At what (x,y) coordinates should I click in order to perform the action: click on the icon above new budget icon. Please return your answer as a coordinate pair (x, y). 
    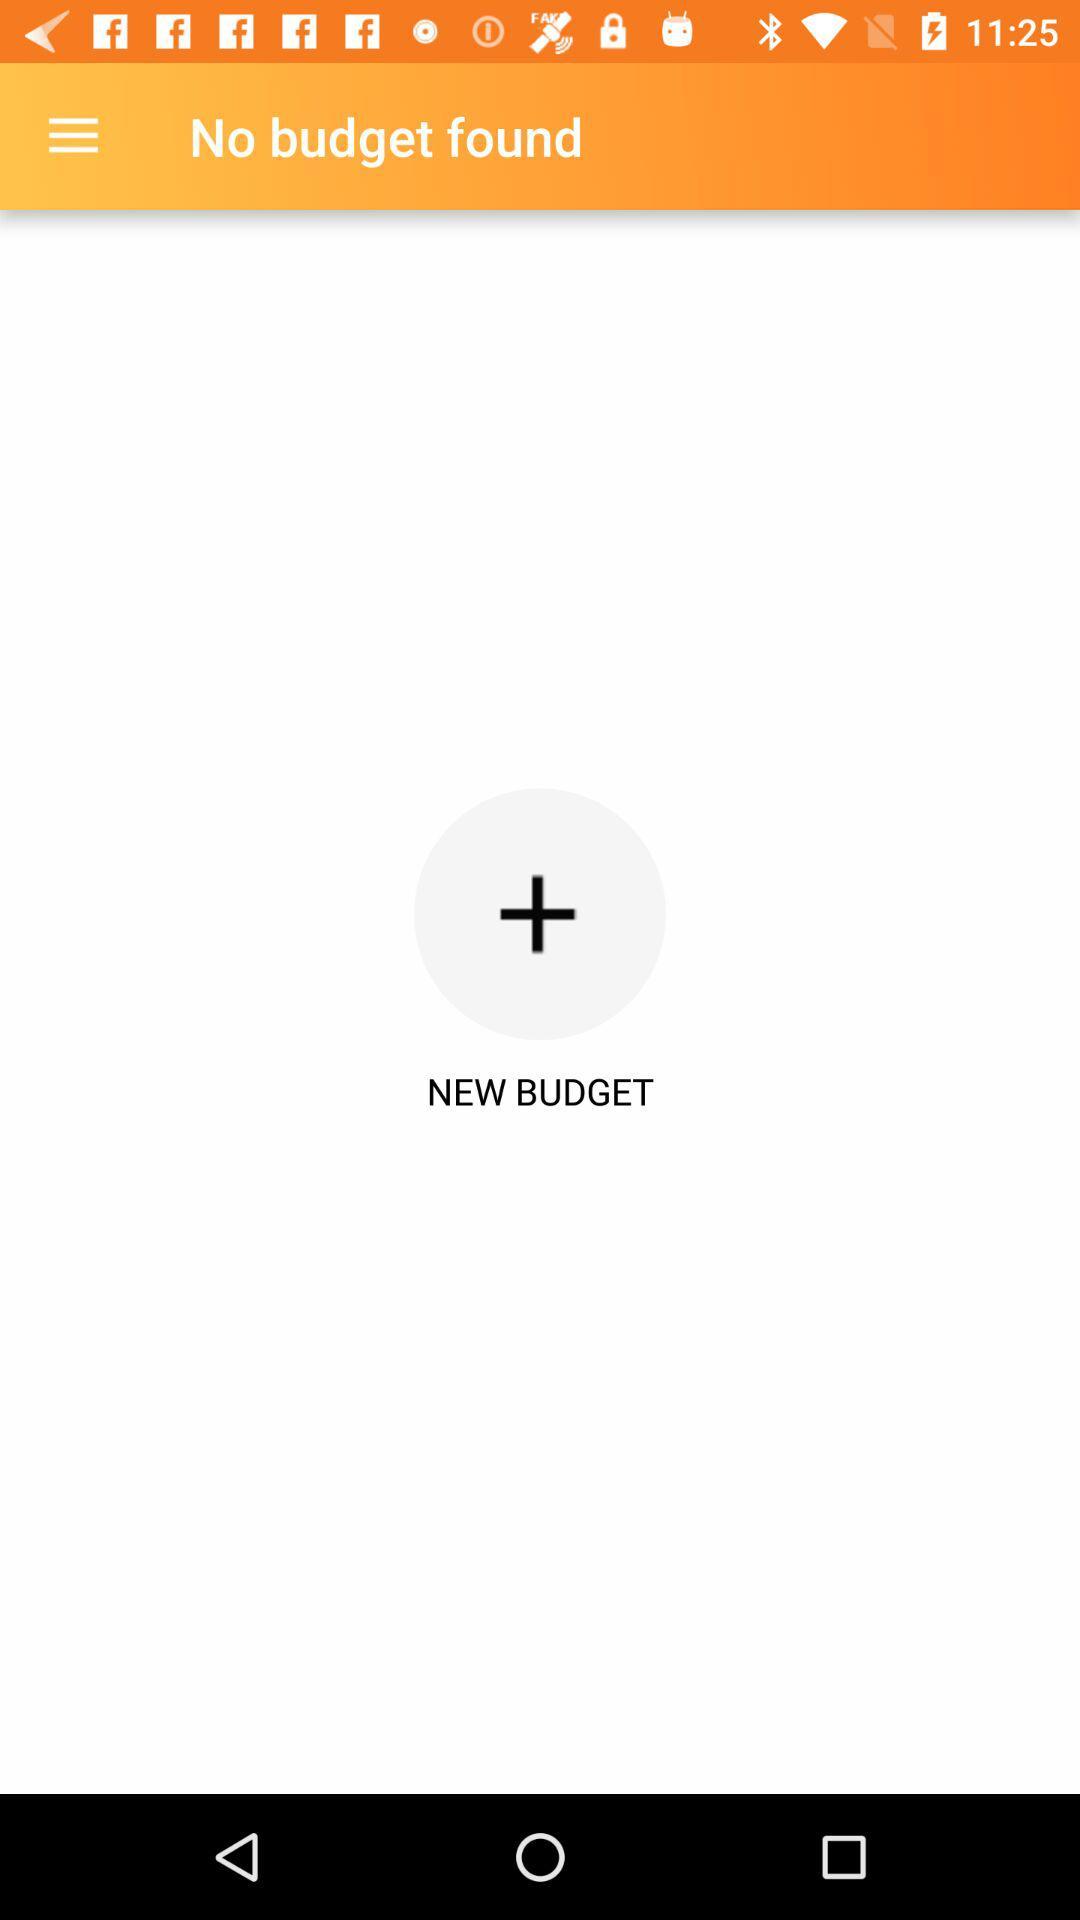
    Looking at the image, I should click on (540, 913).